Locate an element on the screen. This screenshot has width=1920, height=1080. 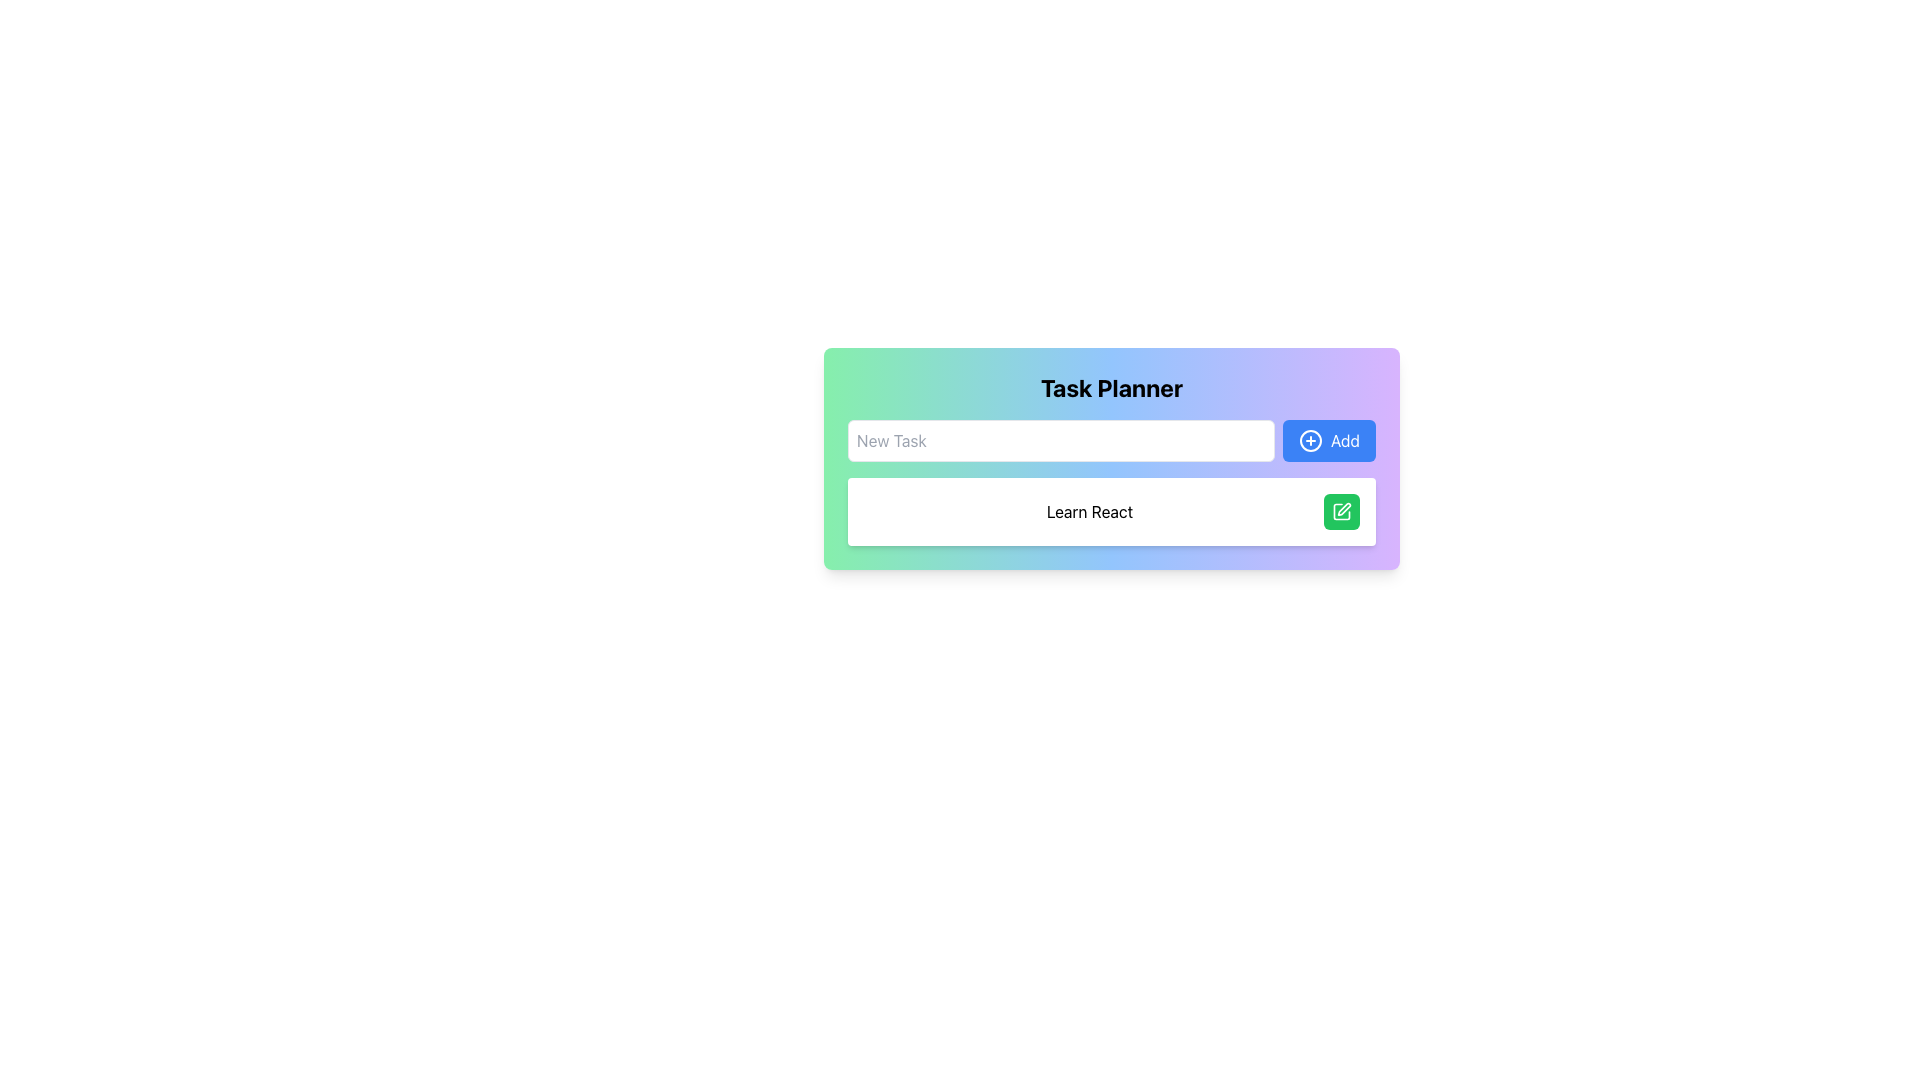
the small pen icon embedded within the colored button located to the far right of the task row in the application is located at coordinates (1344, 508).